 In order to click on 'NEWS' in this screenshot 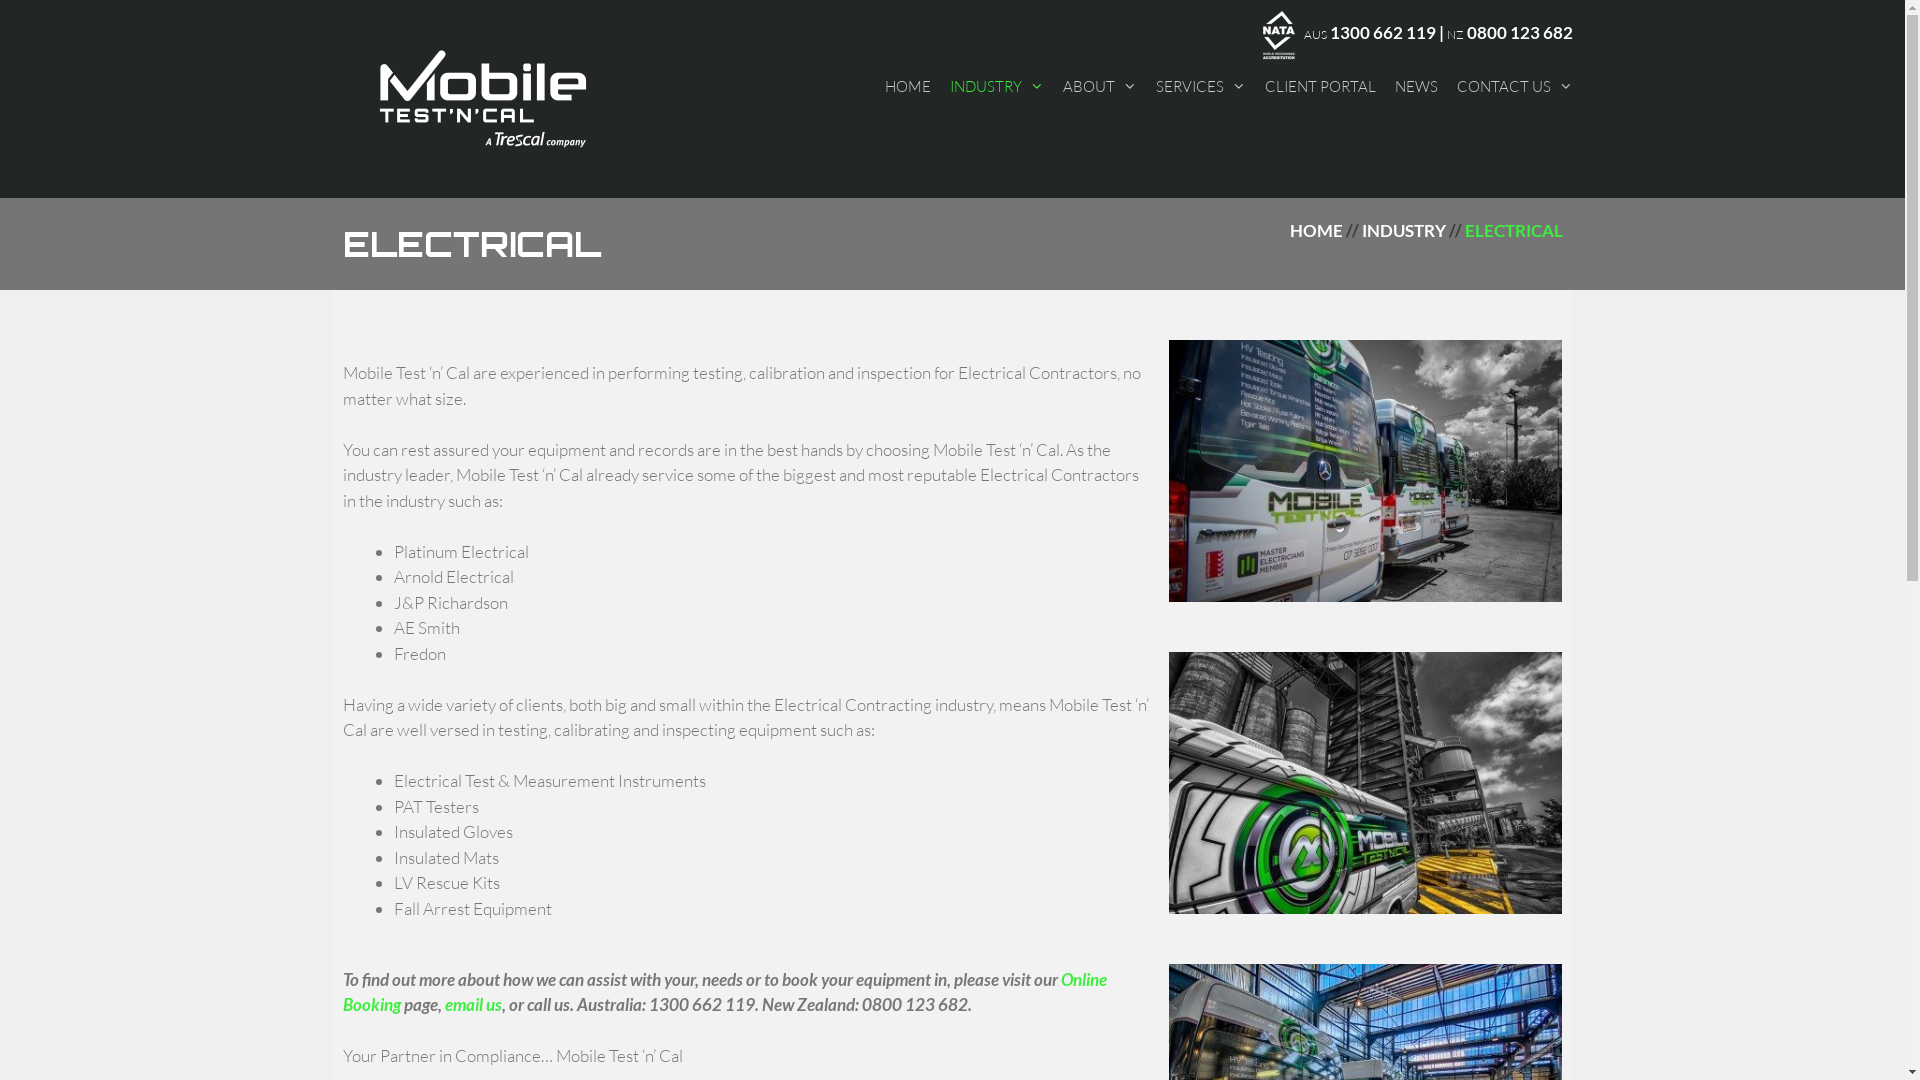, I will do `click(1392, 84)`.